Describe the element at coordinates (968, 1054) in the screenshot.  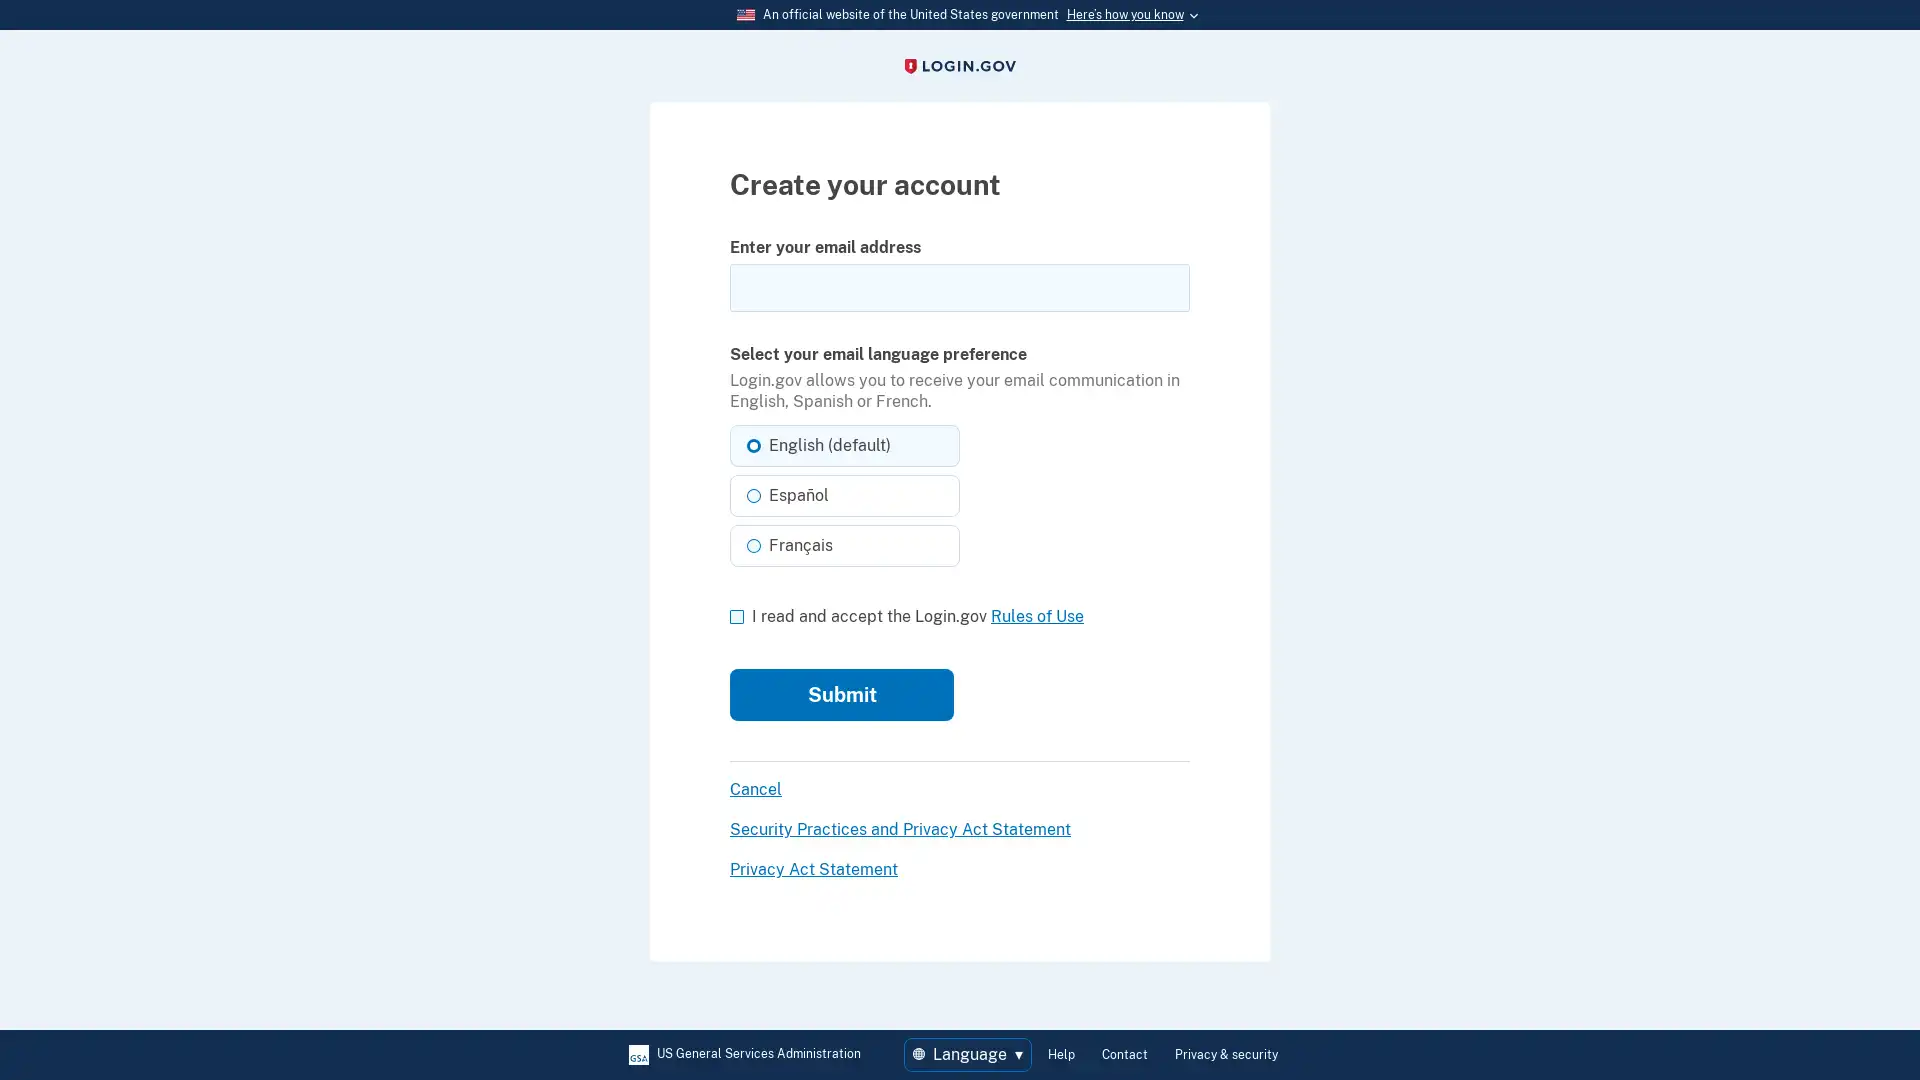
I see `Language` at that location.